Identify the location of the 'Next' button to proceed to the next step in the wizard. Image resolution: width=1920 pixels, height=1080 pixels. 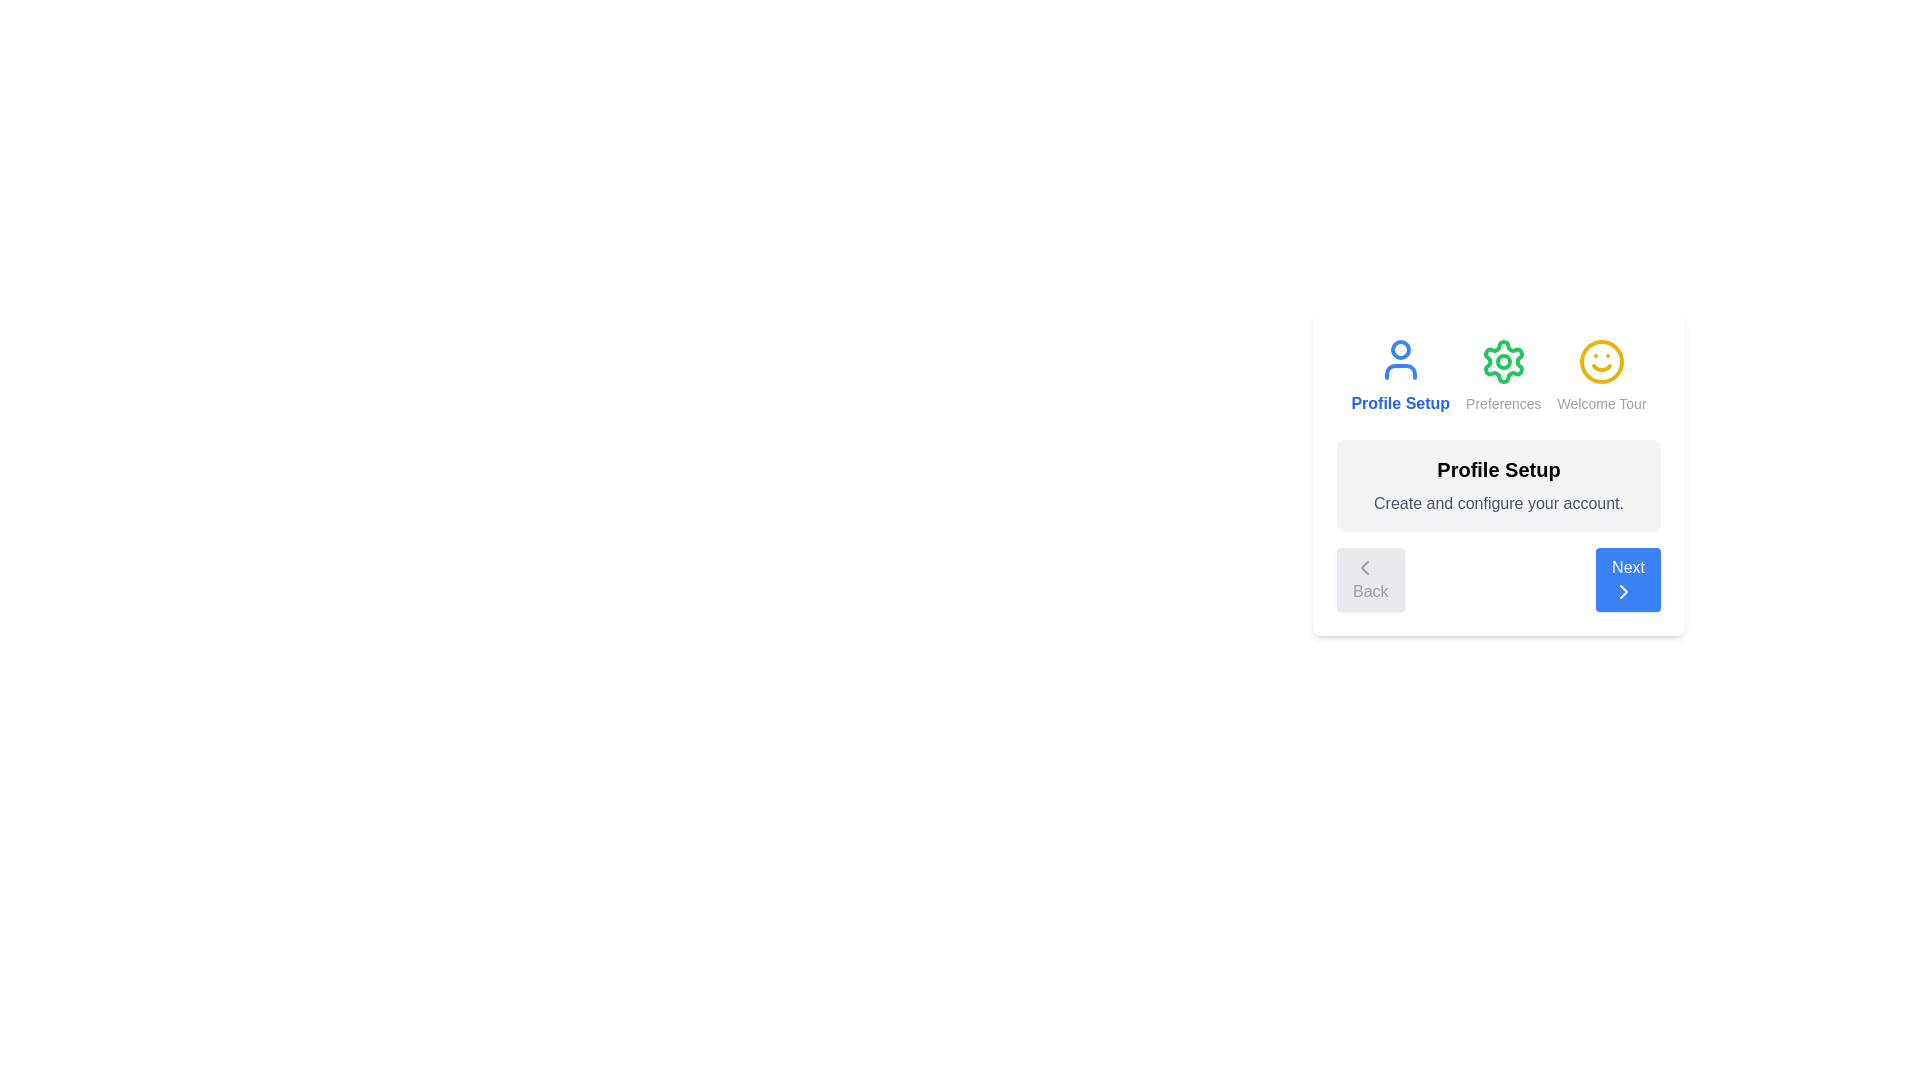
(1627, 579).